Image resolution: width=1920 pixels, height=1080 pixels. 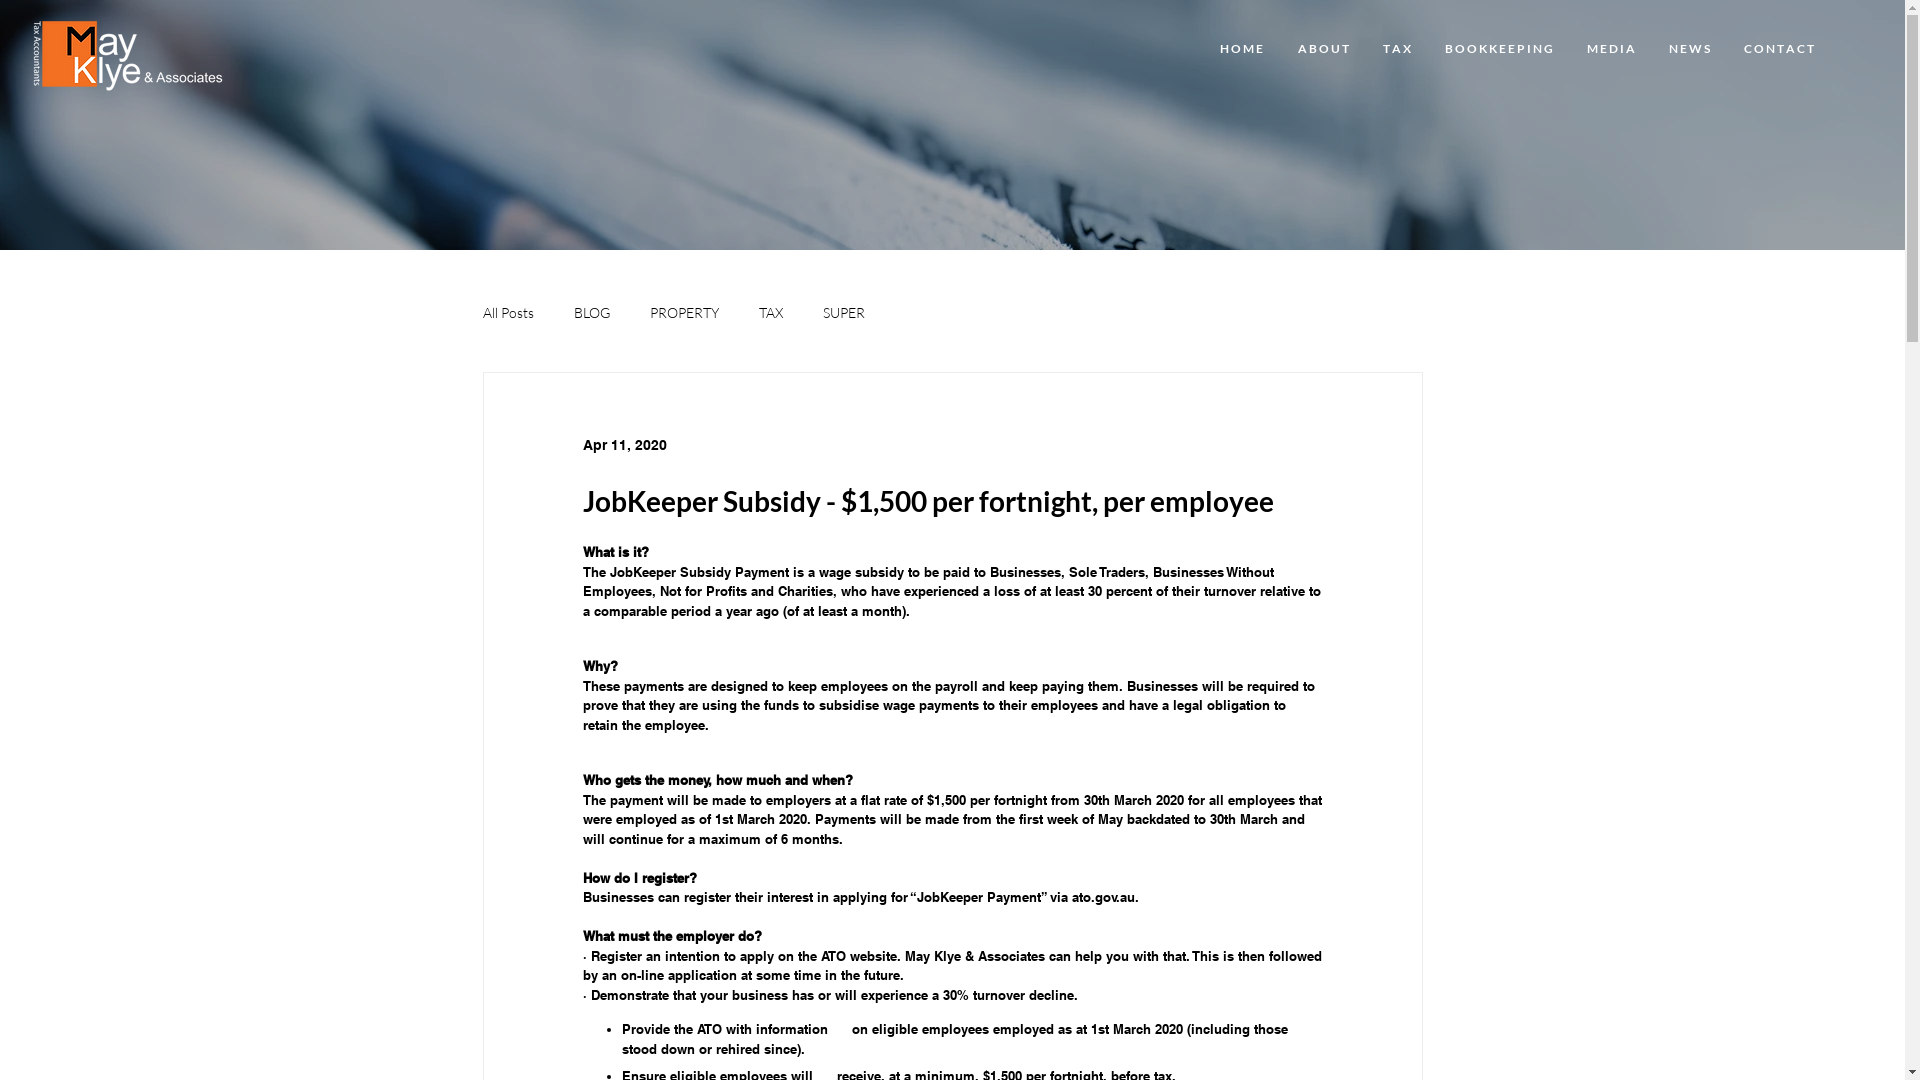 What do you see at coordinates (1611, 48) in the screenshot?
I see `'M E D I A'` at bounding box center [1611, 48].